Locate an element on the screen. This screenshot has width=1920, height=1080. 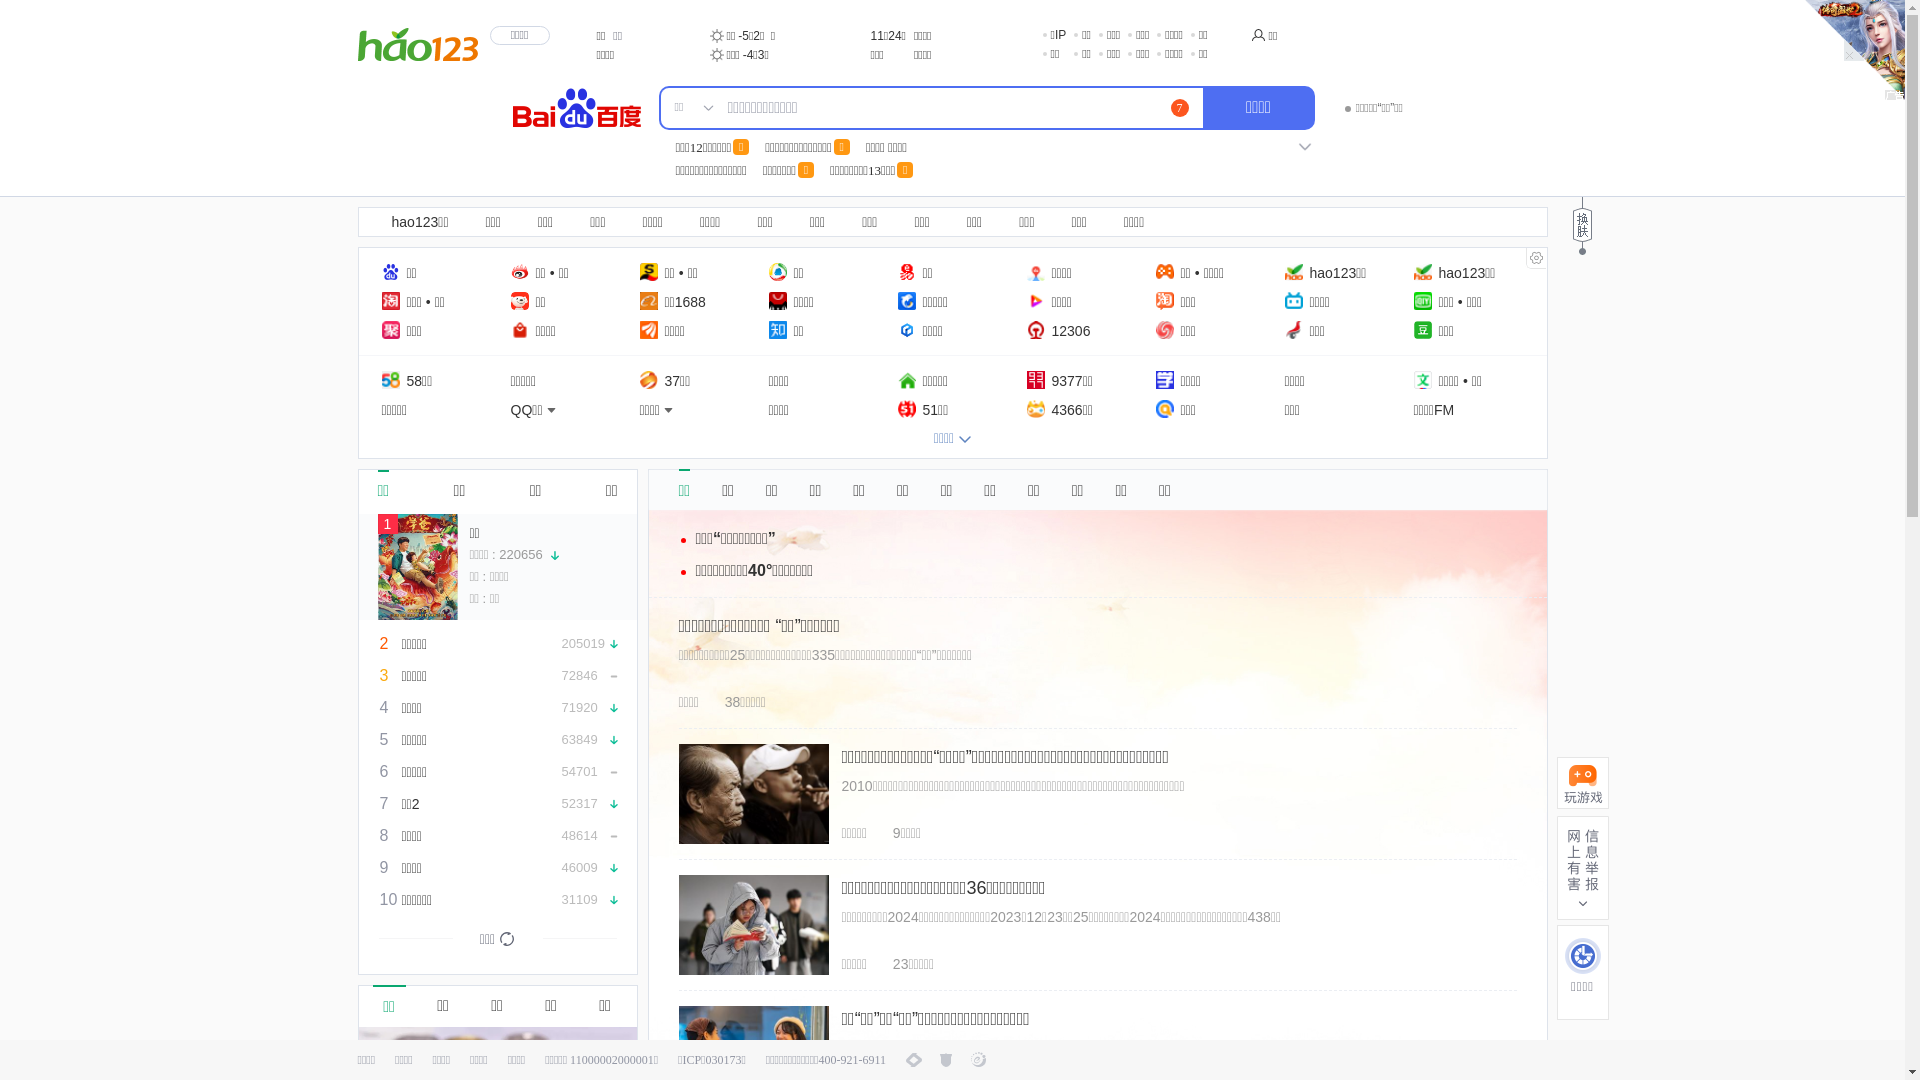
'7' is located at coordinates (1179, 108).